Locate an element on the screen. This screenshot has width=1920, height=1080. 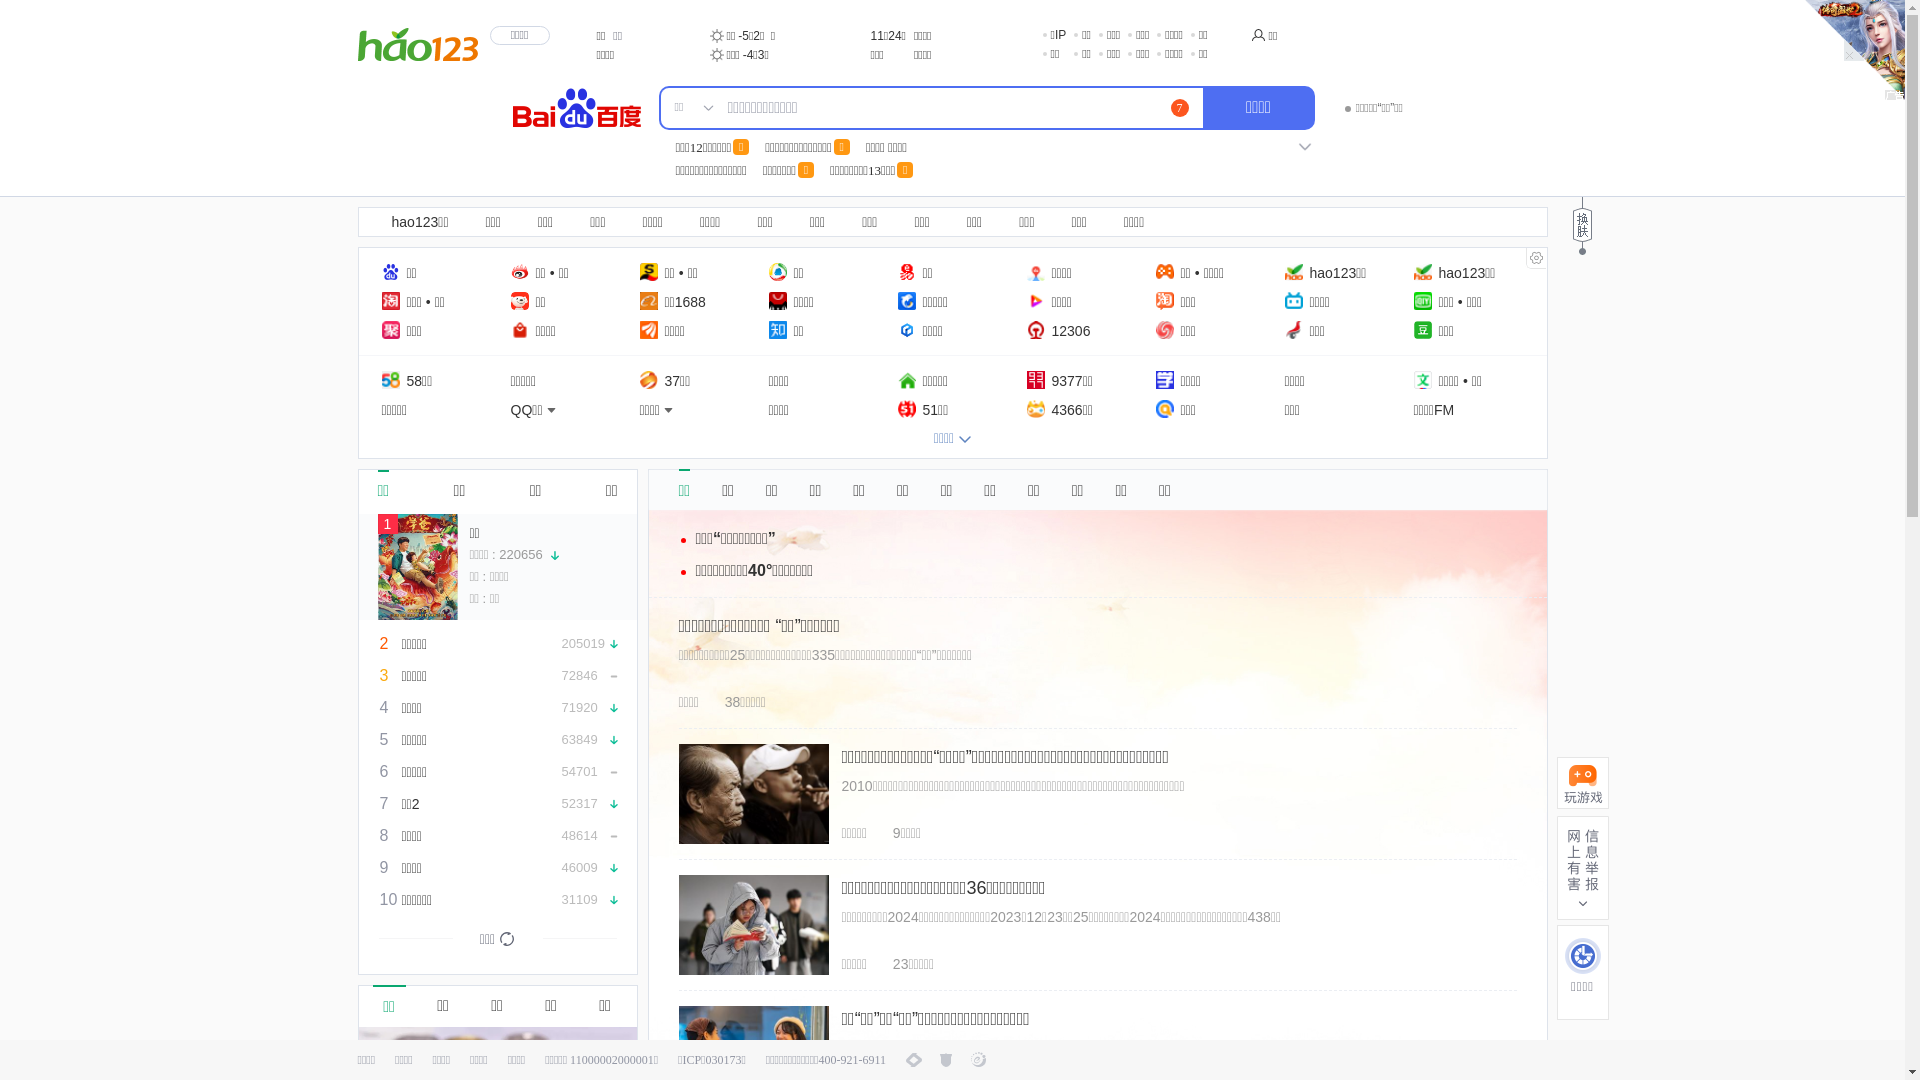
'7' is located at coordinates (1179, 108).